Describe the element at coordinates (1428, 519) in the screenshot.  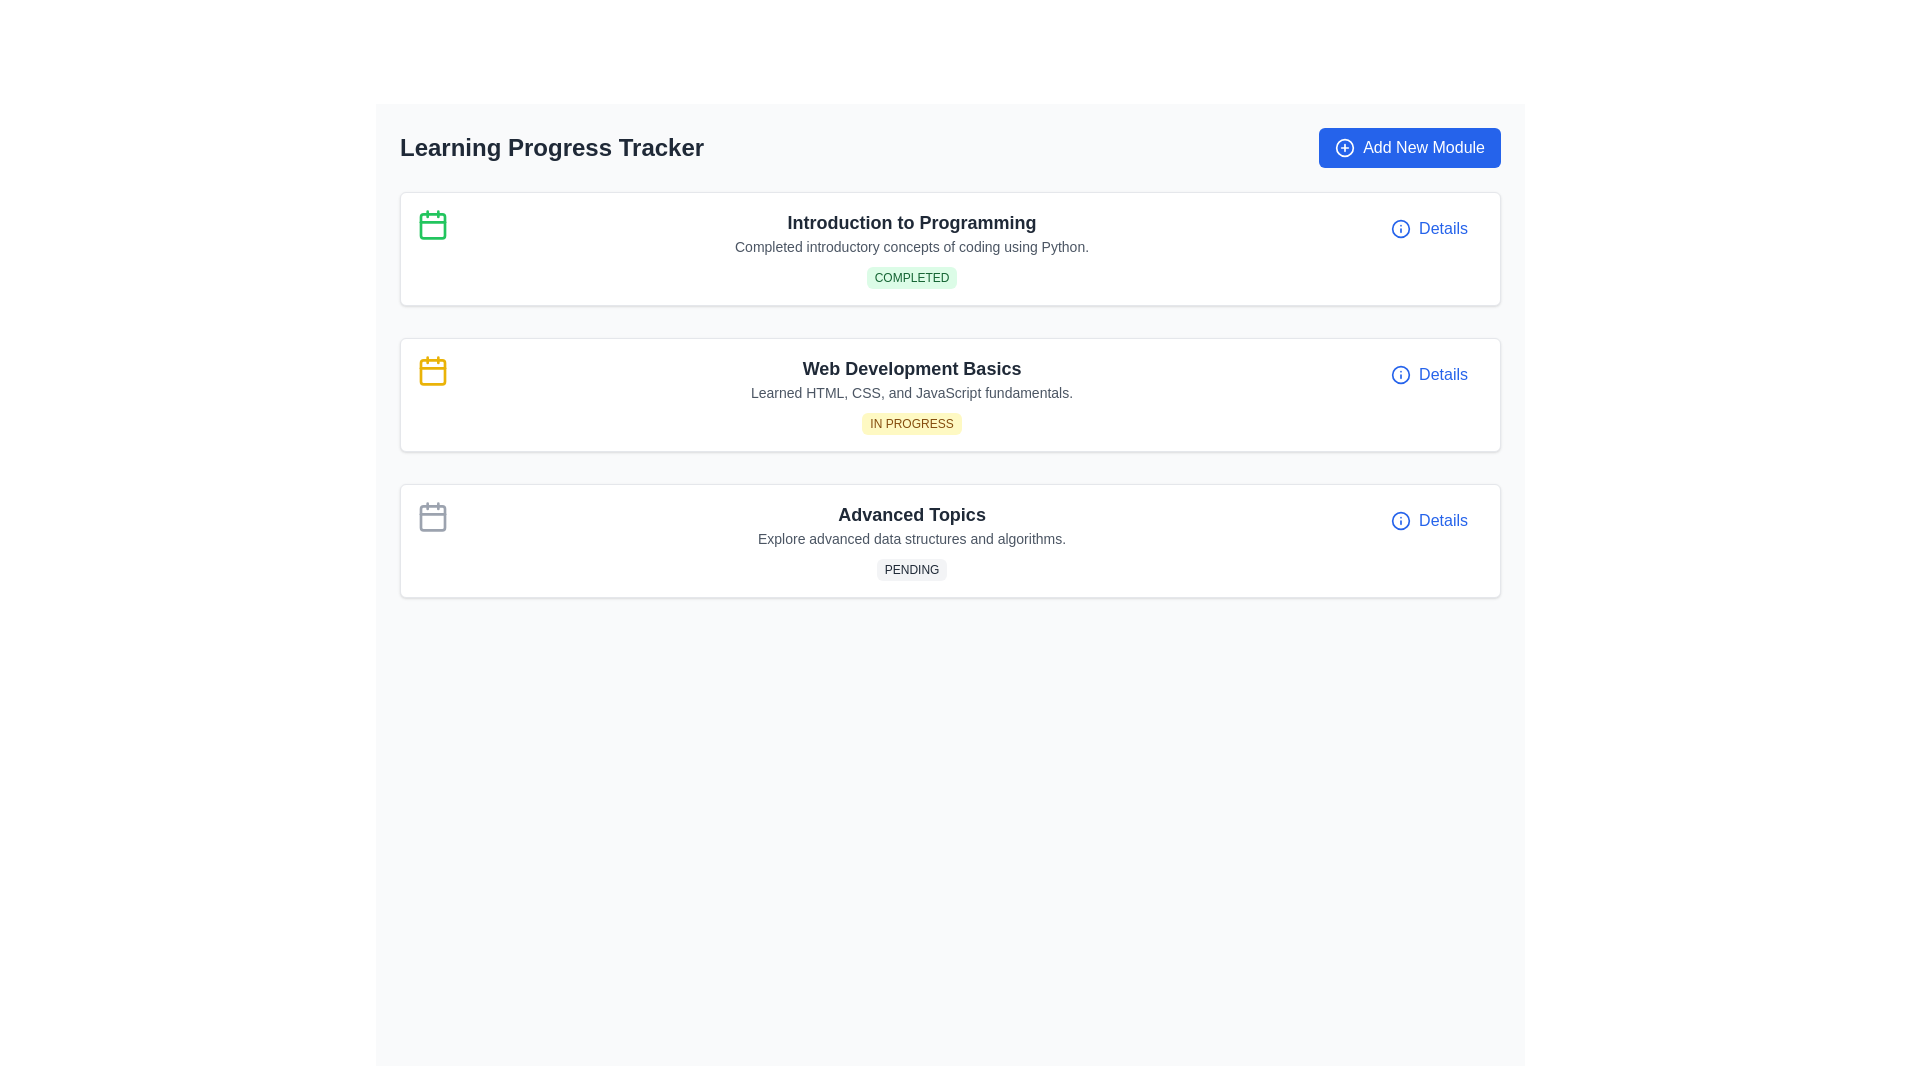
I see `the 'Details' button located at the bottom-right corner of the 'Advanced Topics' module panel, which includes a small circular information icon and is styled in blue text with an underline on hover` at that location.